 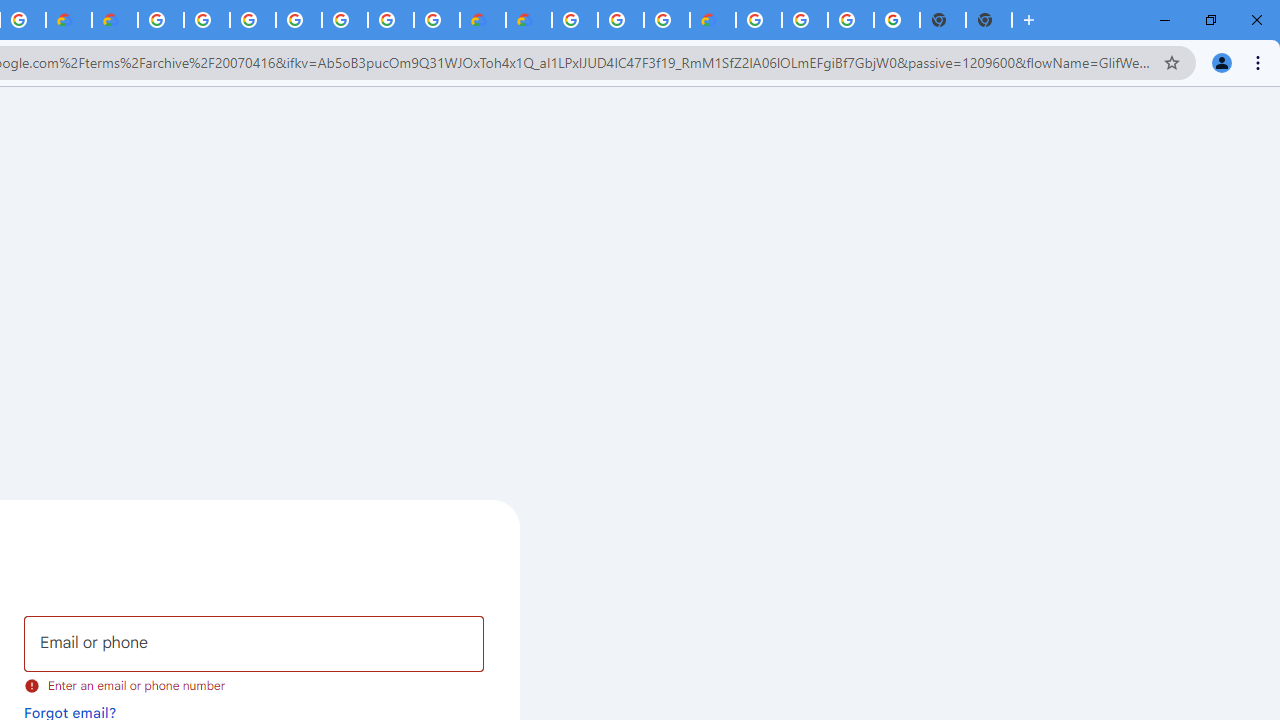 I want to click on 'New Tab', so click(x=989, y=20).